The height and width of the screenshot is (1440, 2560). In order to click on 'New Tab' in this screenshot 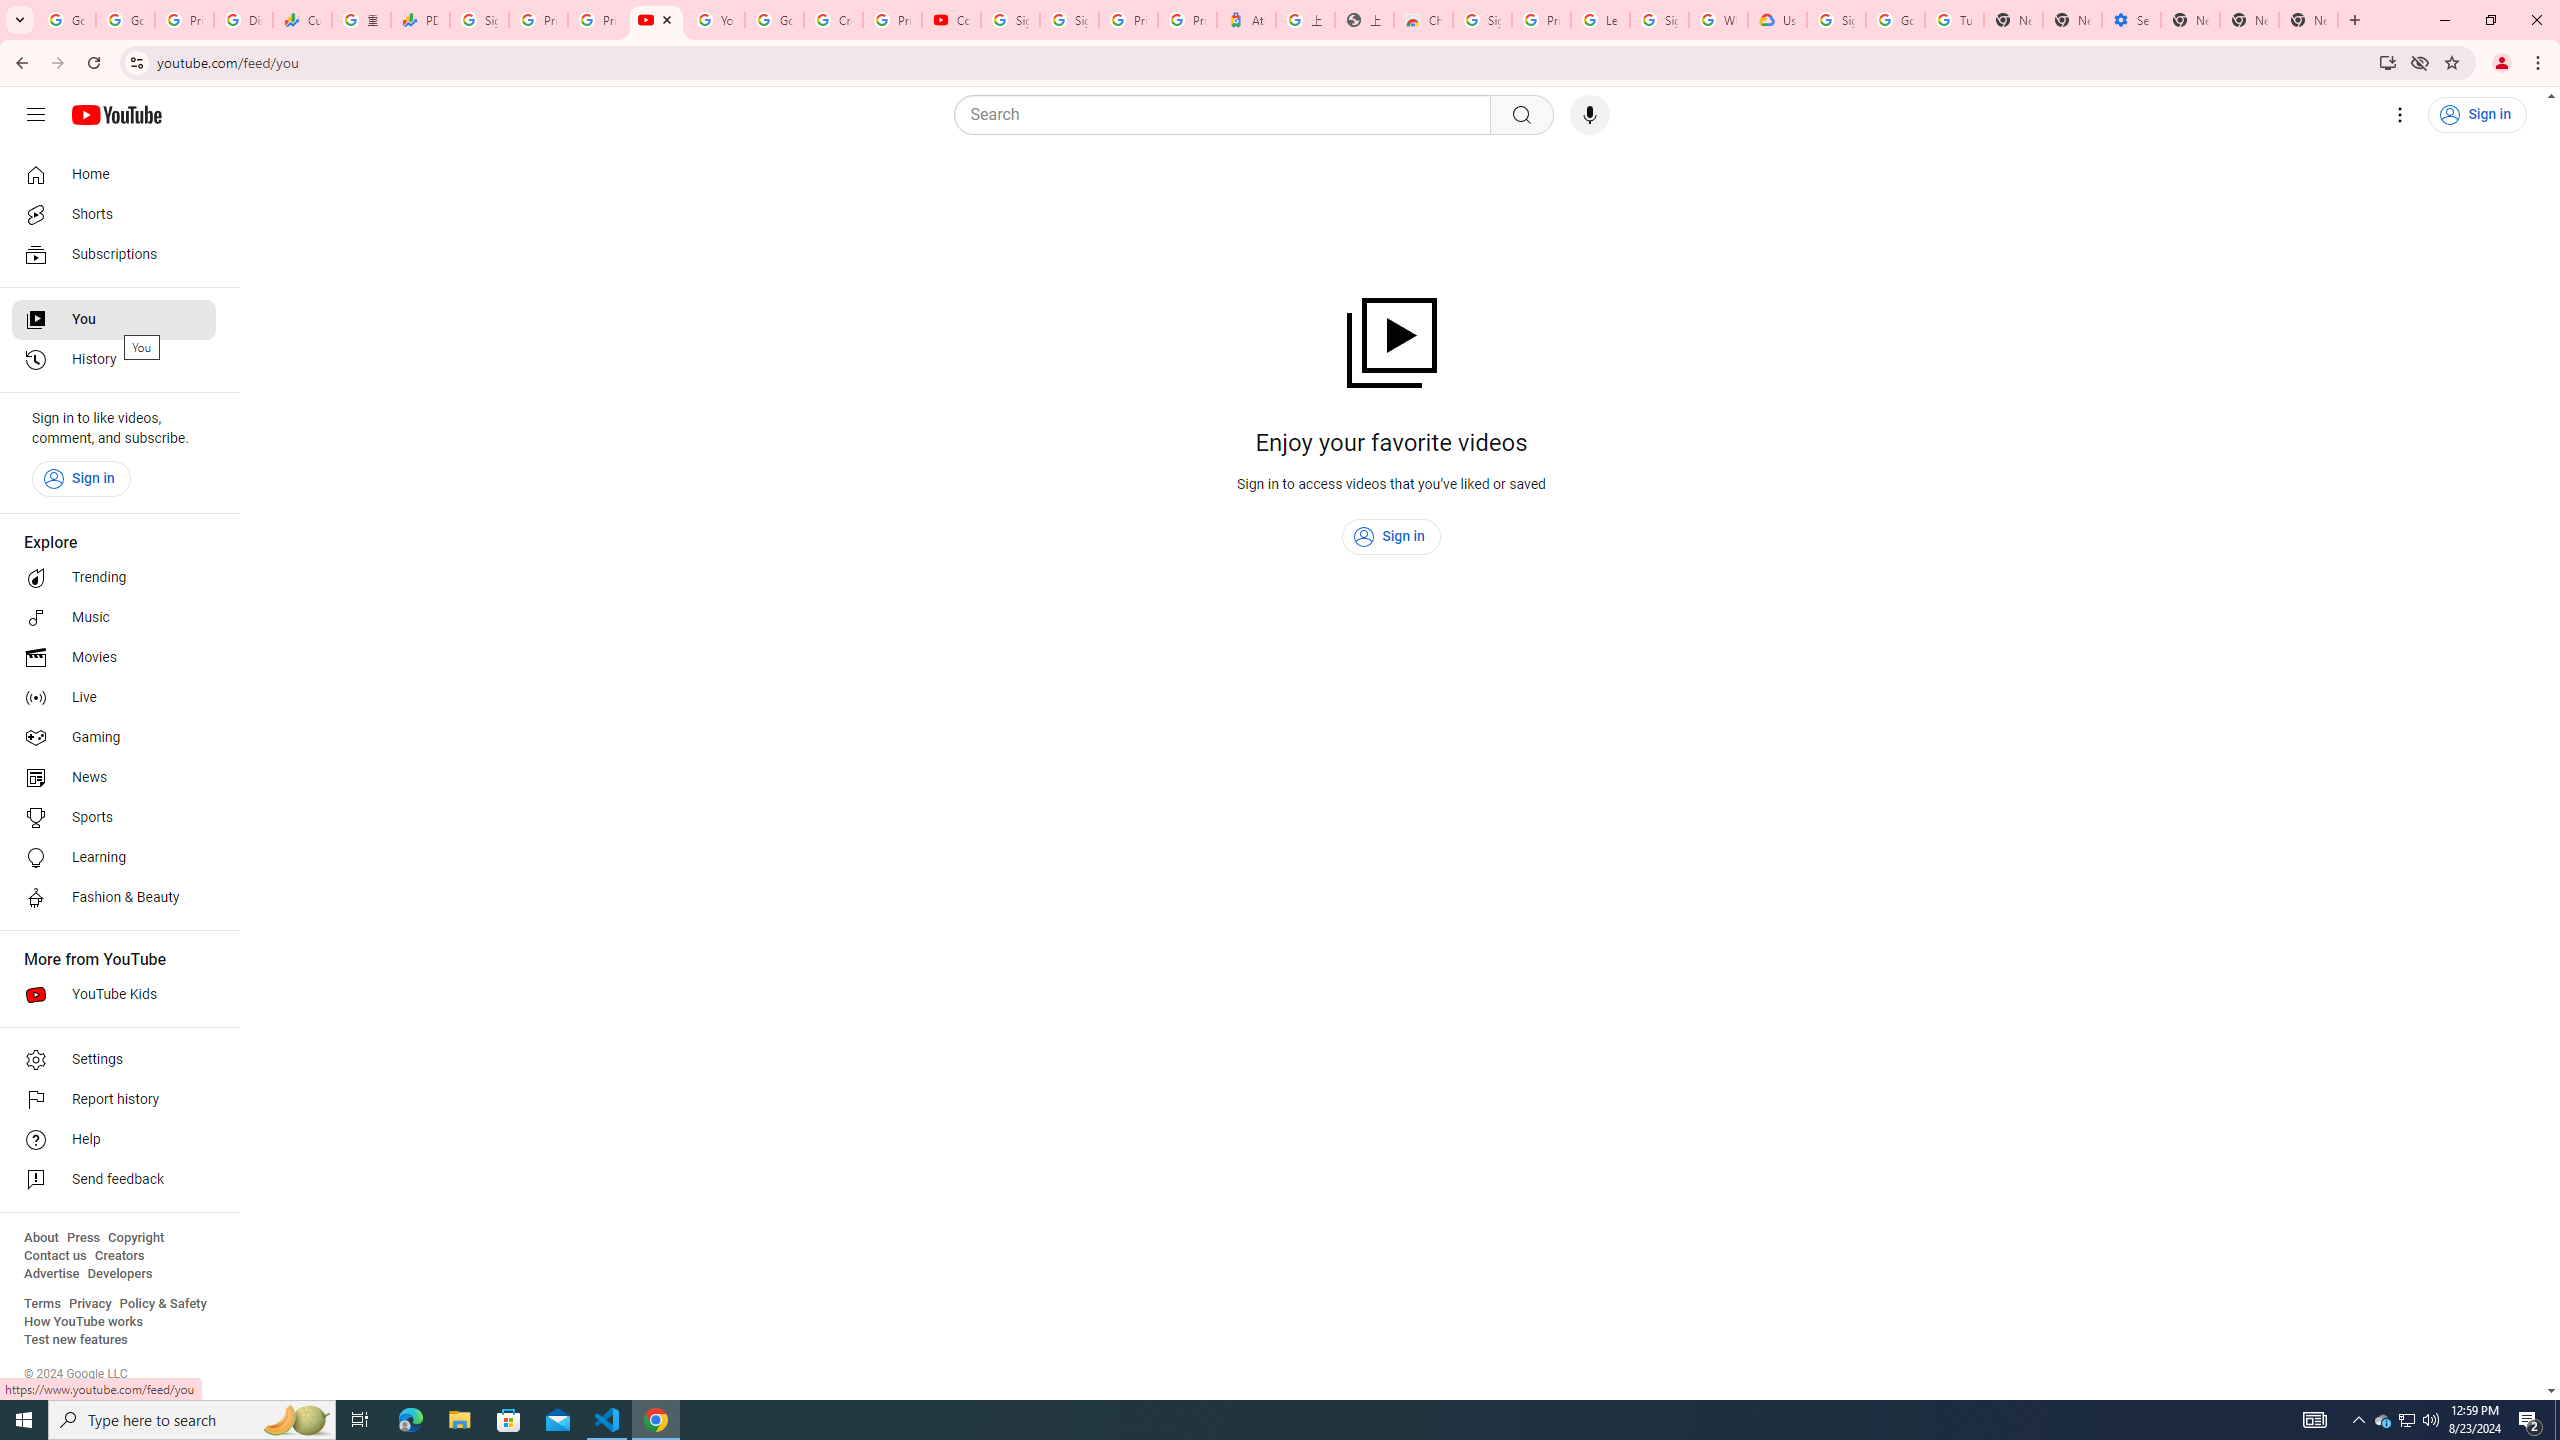, I will do `click(2308, 19)`.